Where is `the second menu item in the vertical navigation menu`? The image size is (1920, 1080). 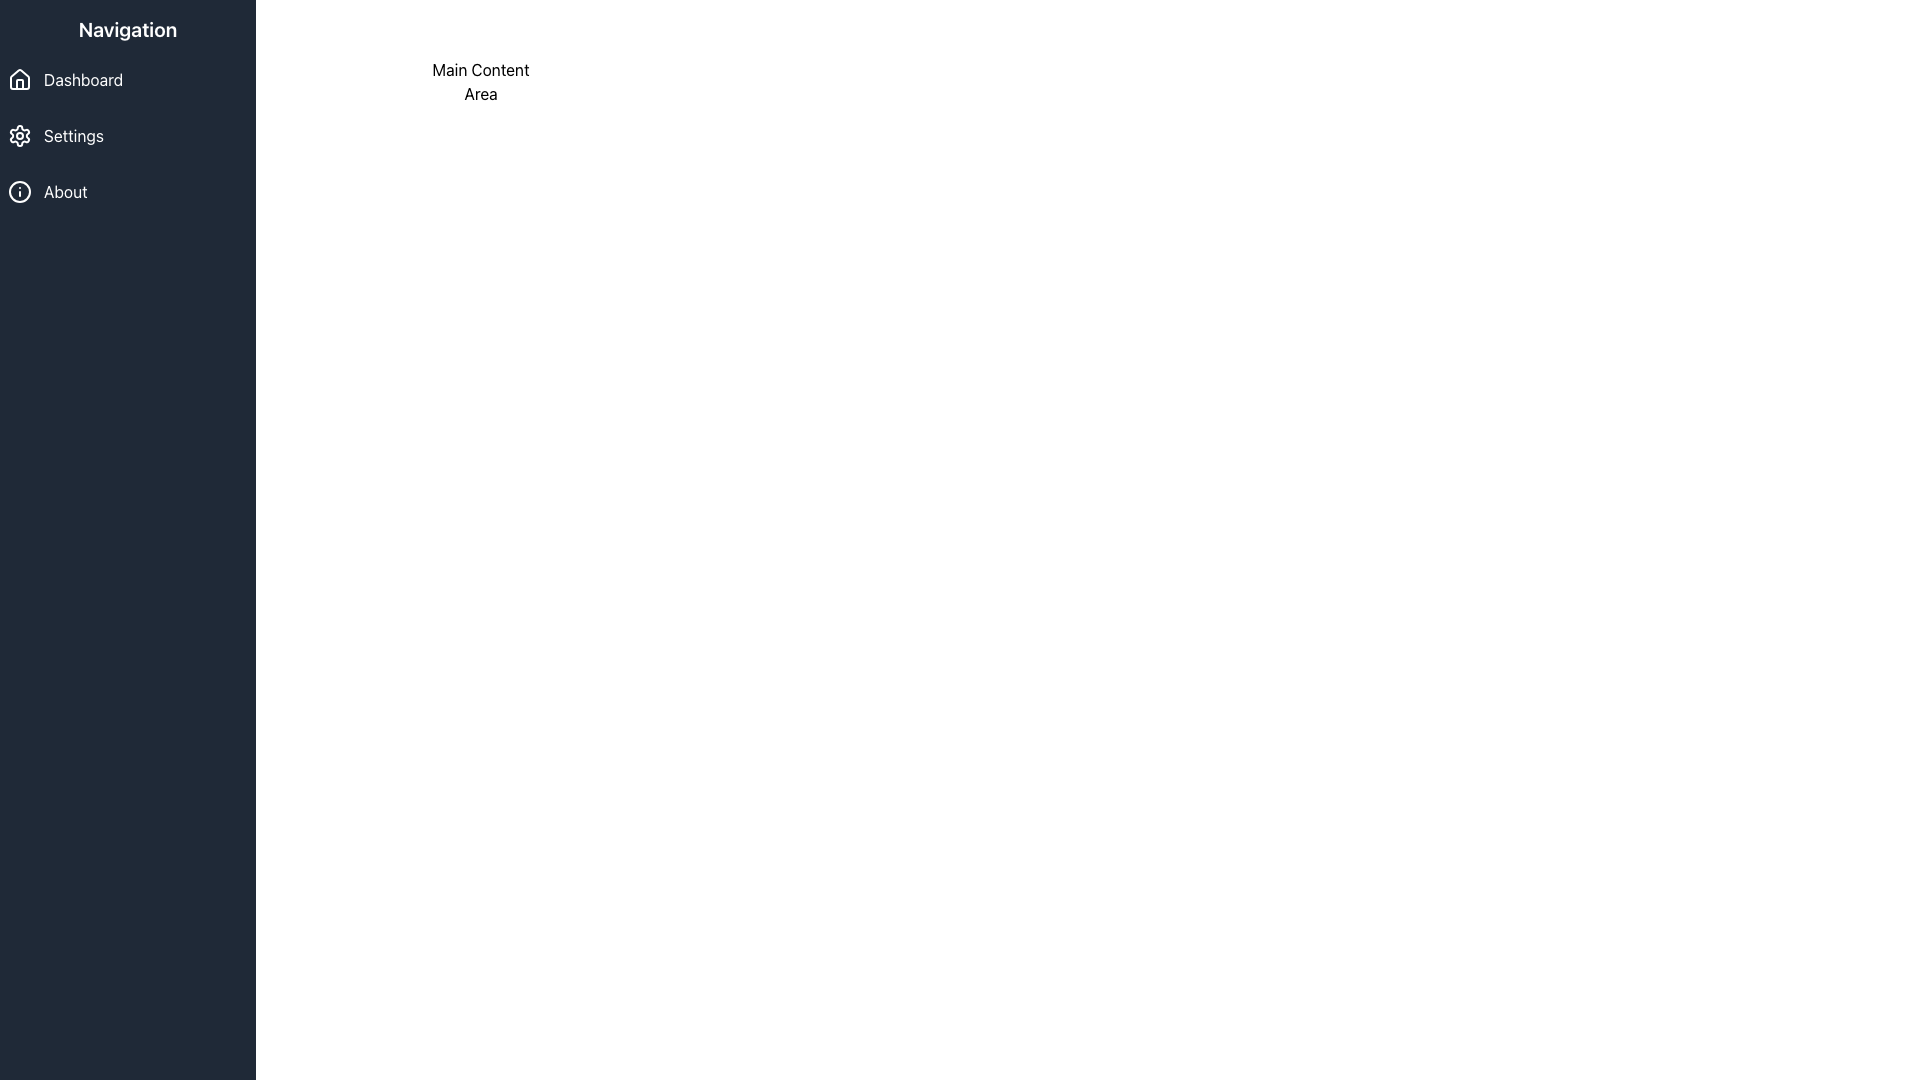 the second menu item in the vertical navigation menu is located at coordinates (73, 135).